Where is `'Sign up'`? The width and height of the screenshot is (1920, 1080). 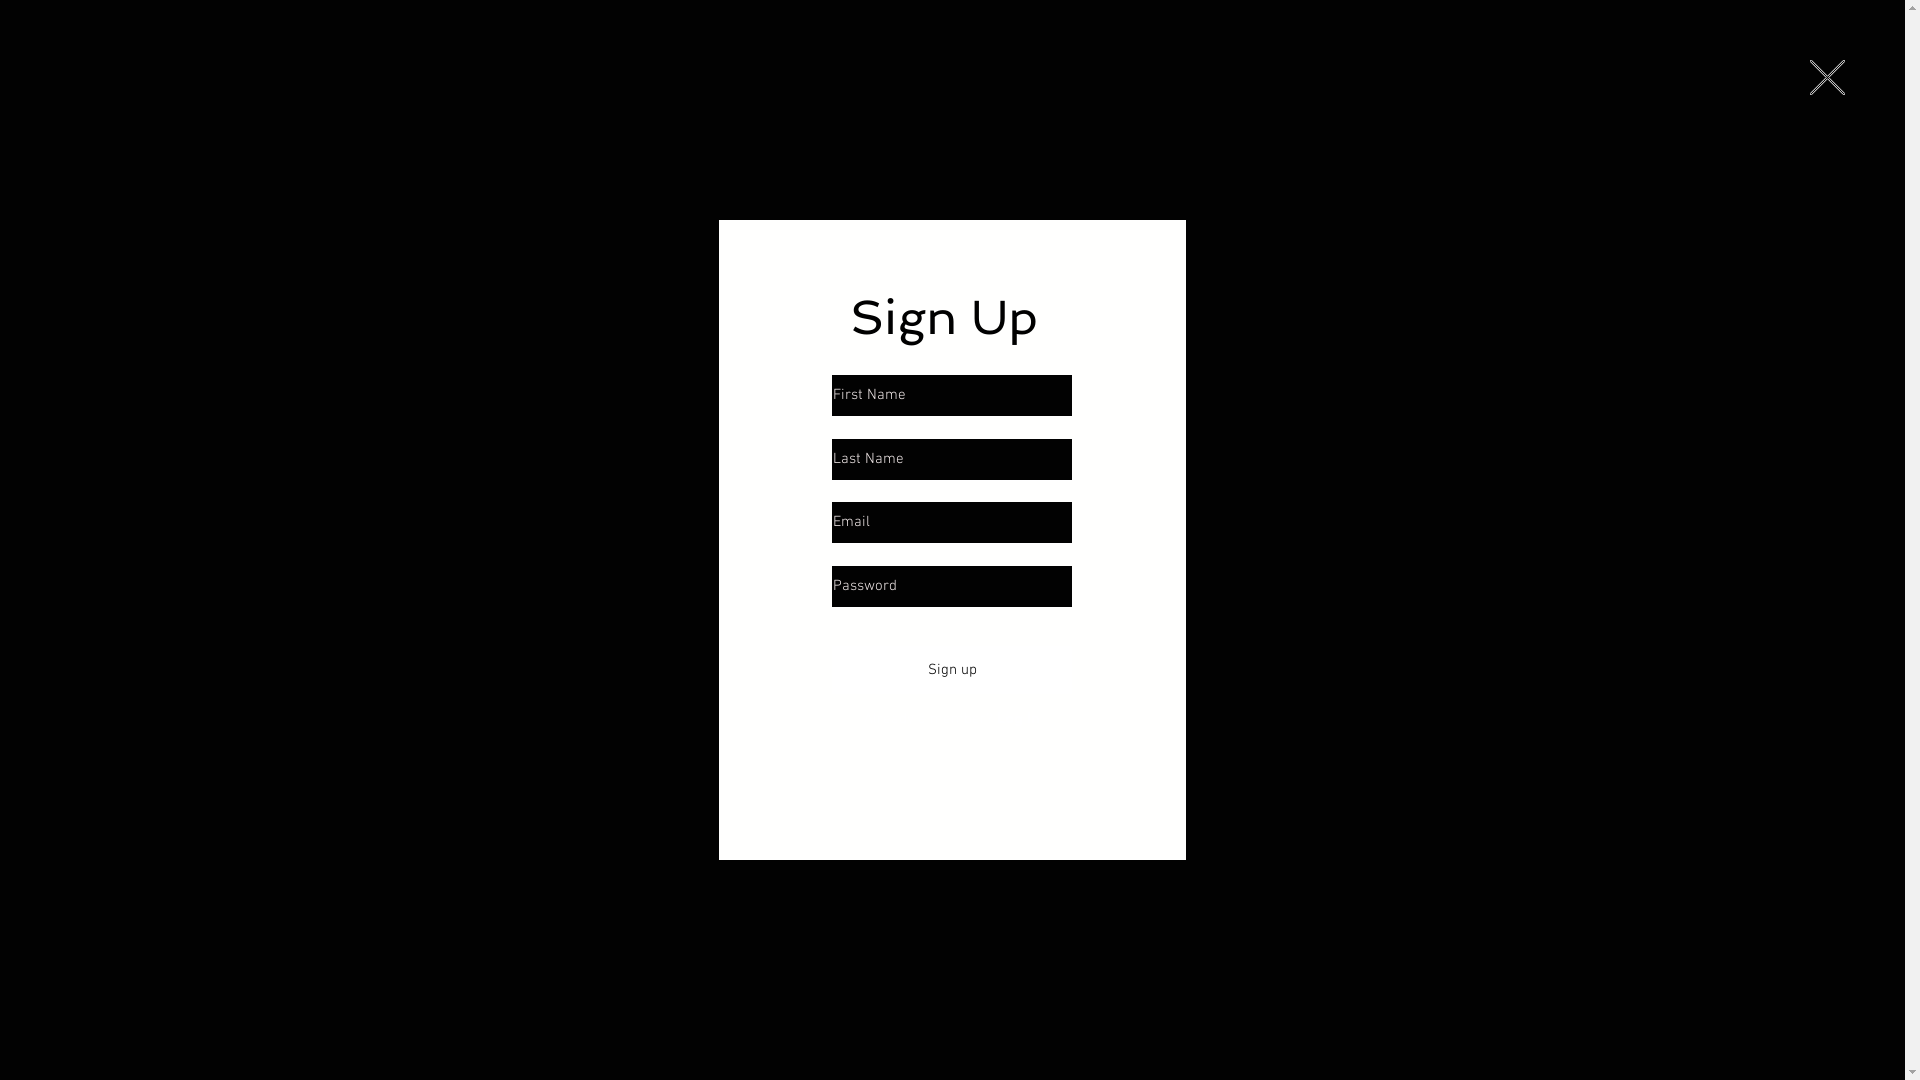
'Sign up' is located at coordinates (950, 670).